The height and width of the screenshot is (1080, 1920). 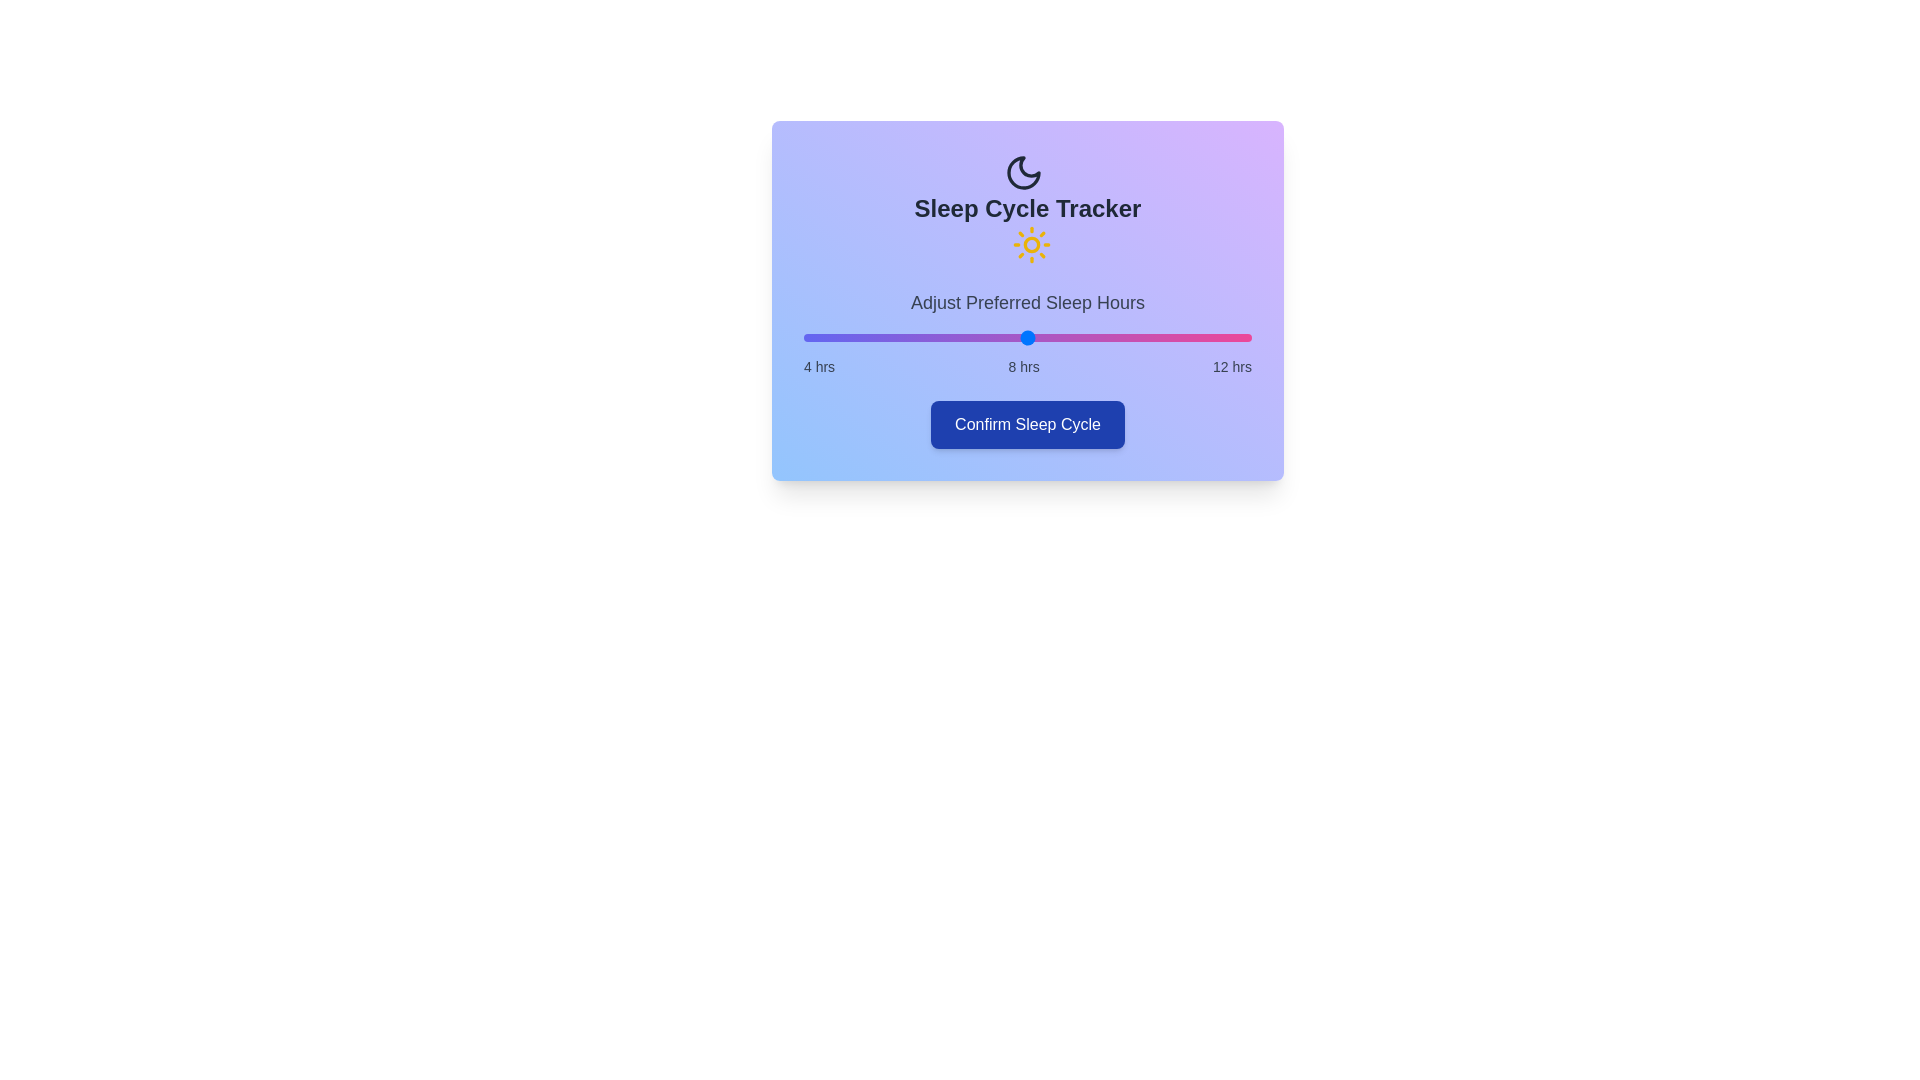 What do you see at coordinates (1083, 337) in the screenshot?
I see `the sleep hours to 9 using the slider` at bounding box center [1083, 337].